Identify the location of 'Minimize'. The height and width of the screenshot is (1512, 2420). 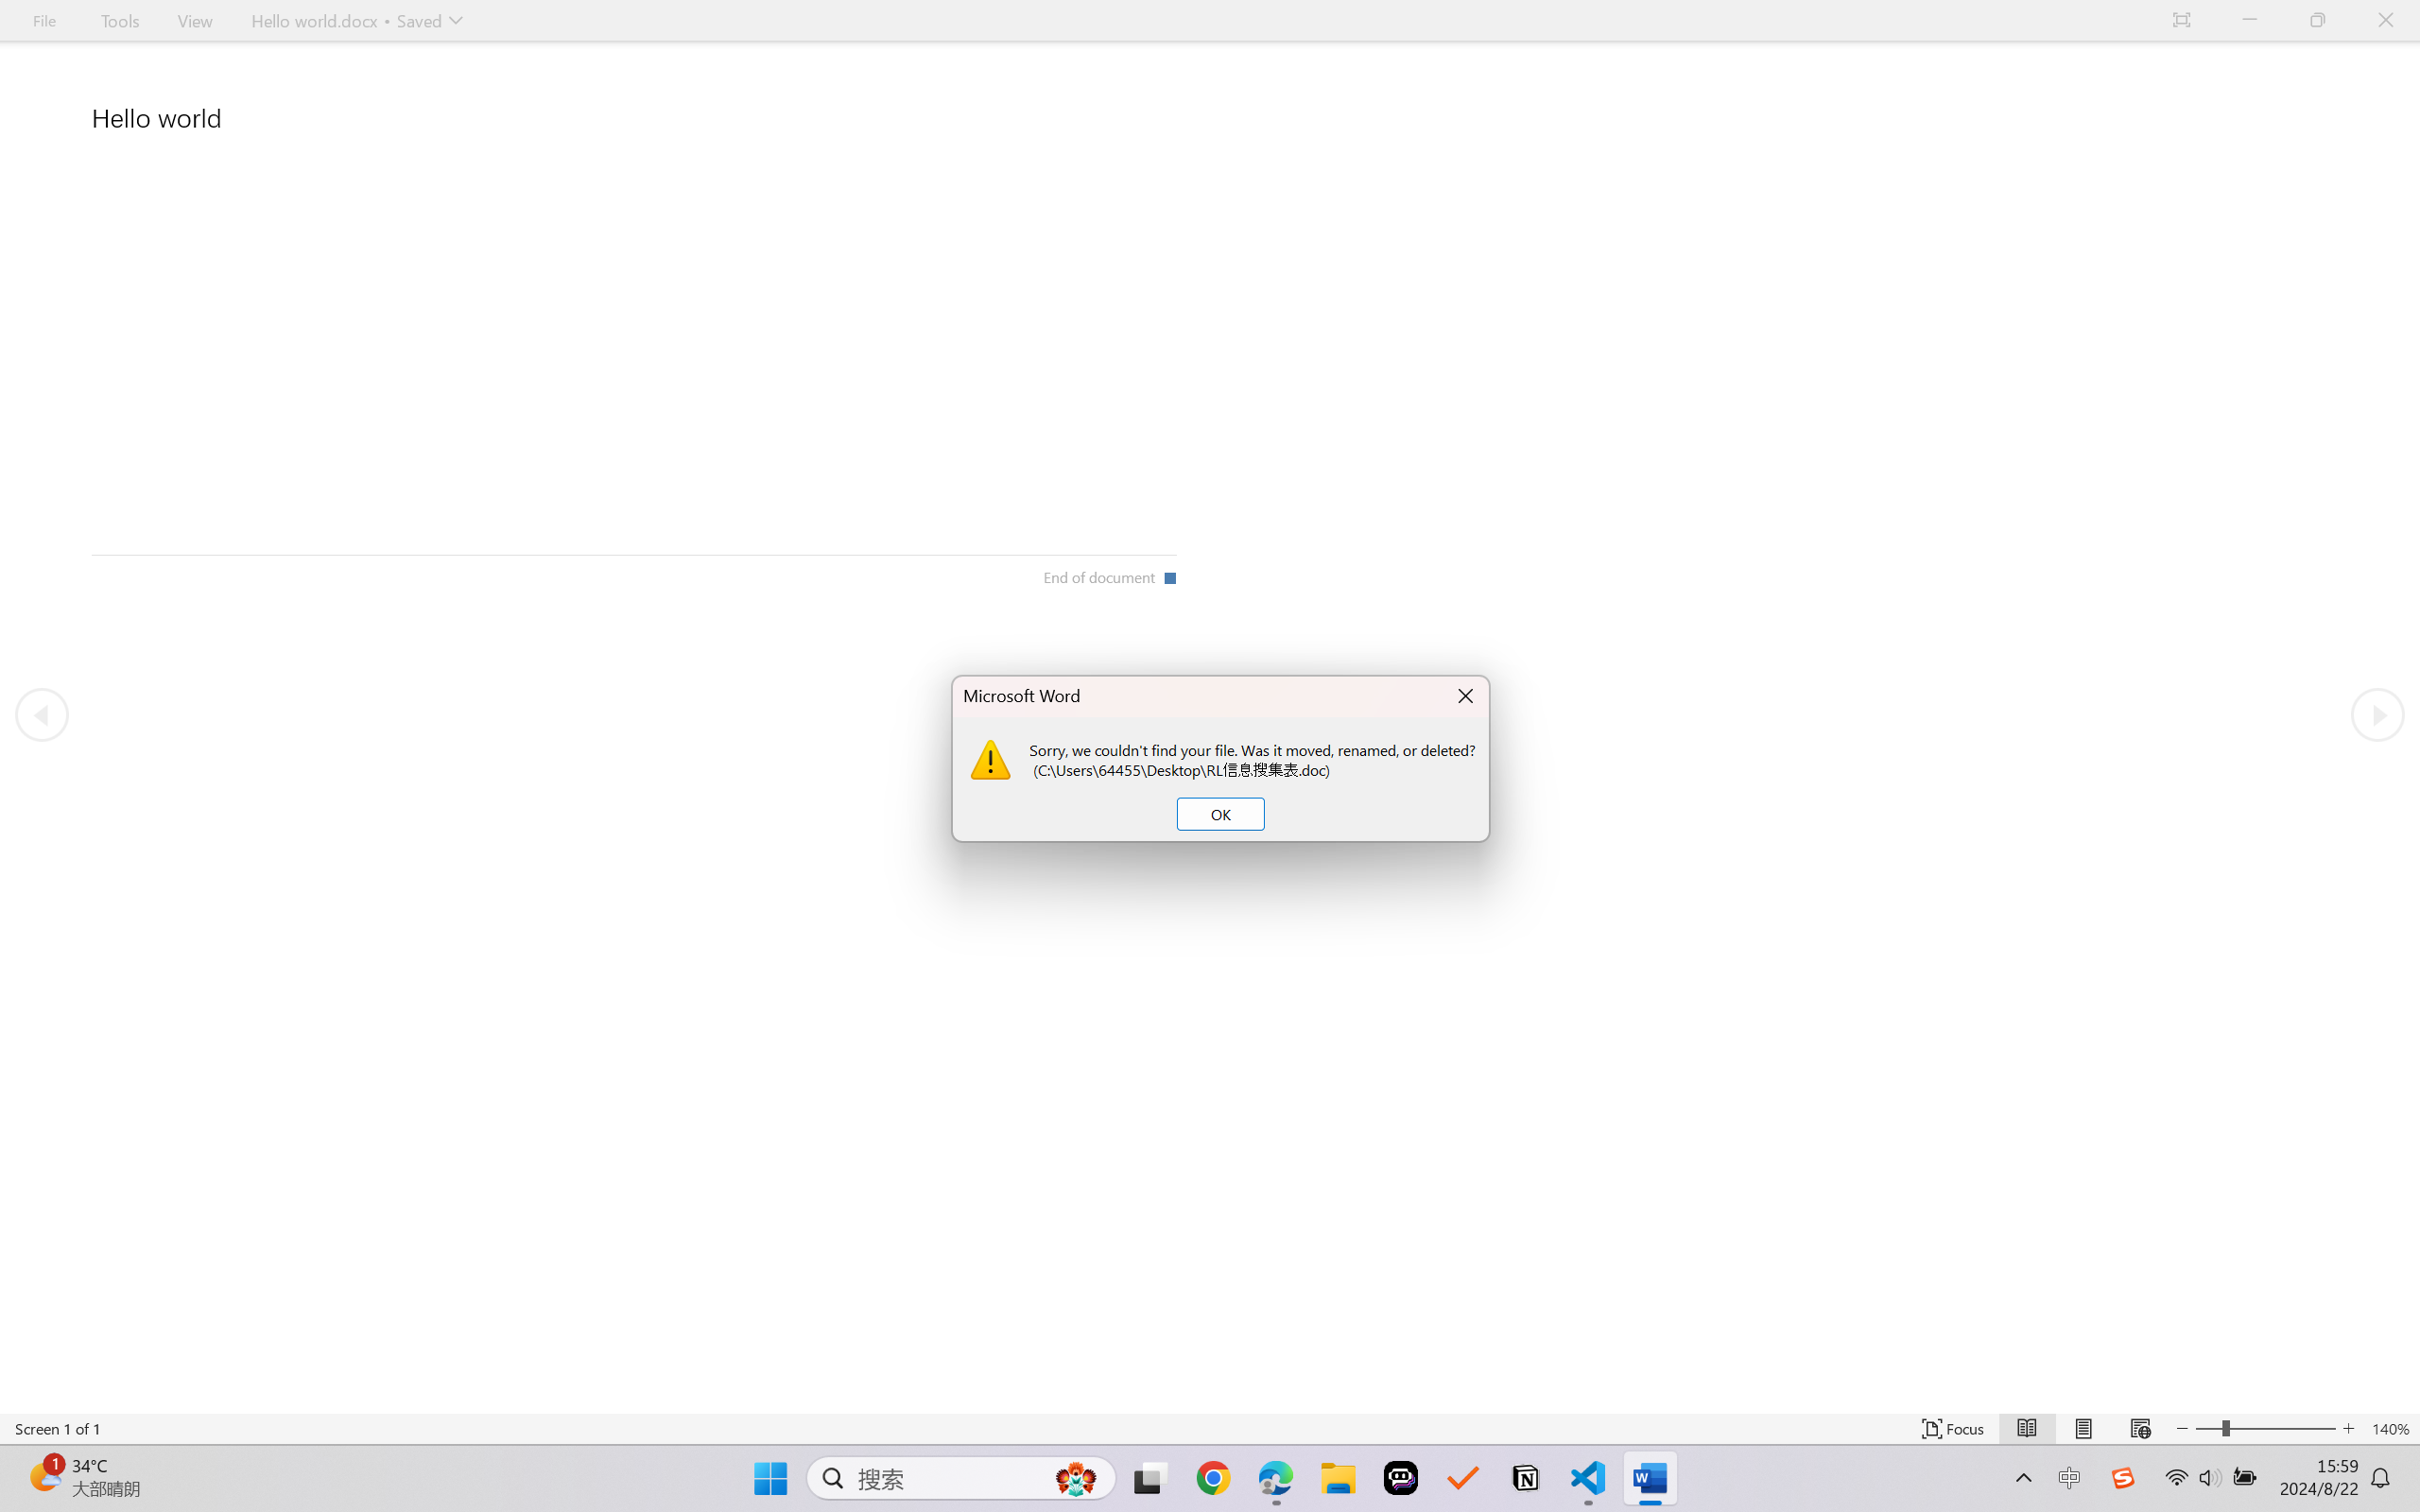
(2250, 20).